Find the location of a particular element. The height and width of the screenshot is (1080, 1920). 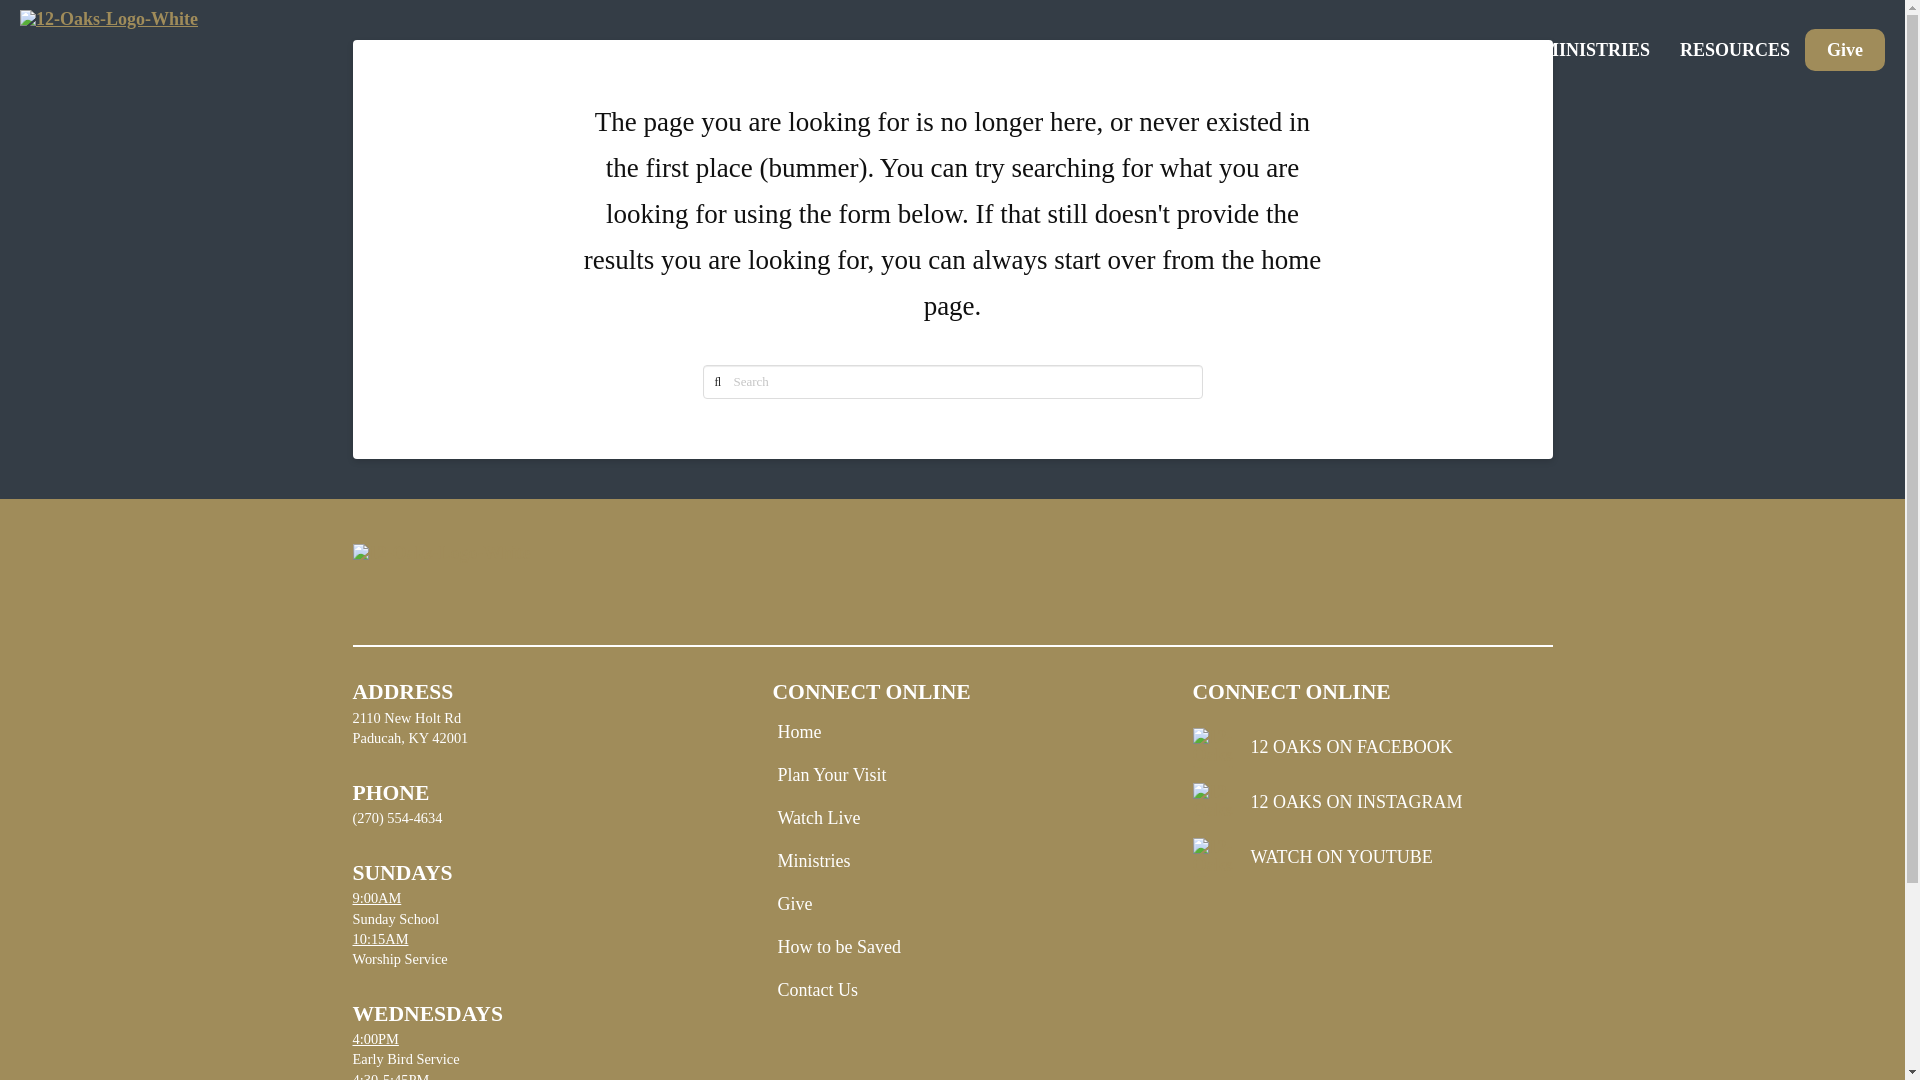

'Contact Us' is located at coordinates (822, 990).